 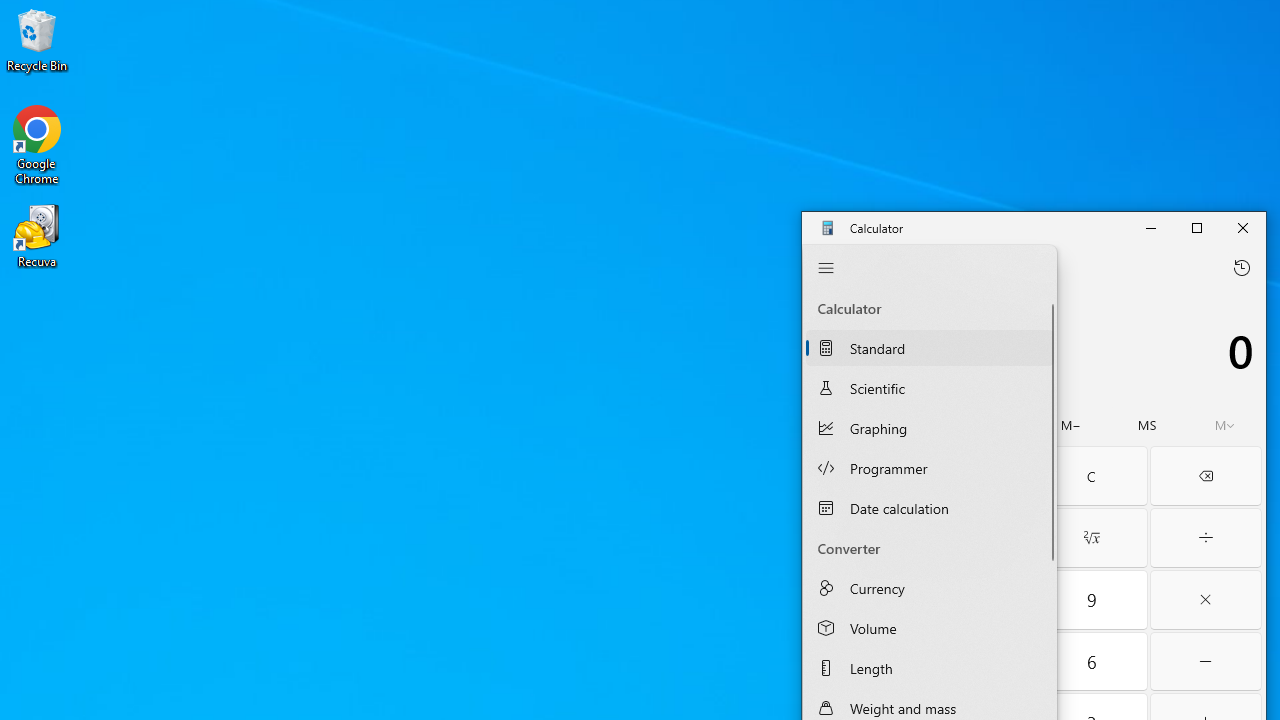 I want to click on 'Divide by', so click(x=1204, y=537).